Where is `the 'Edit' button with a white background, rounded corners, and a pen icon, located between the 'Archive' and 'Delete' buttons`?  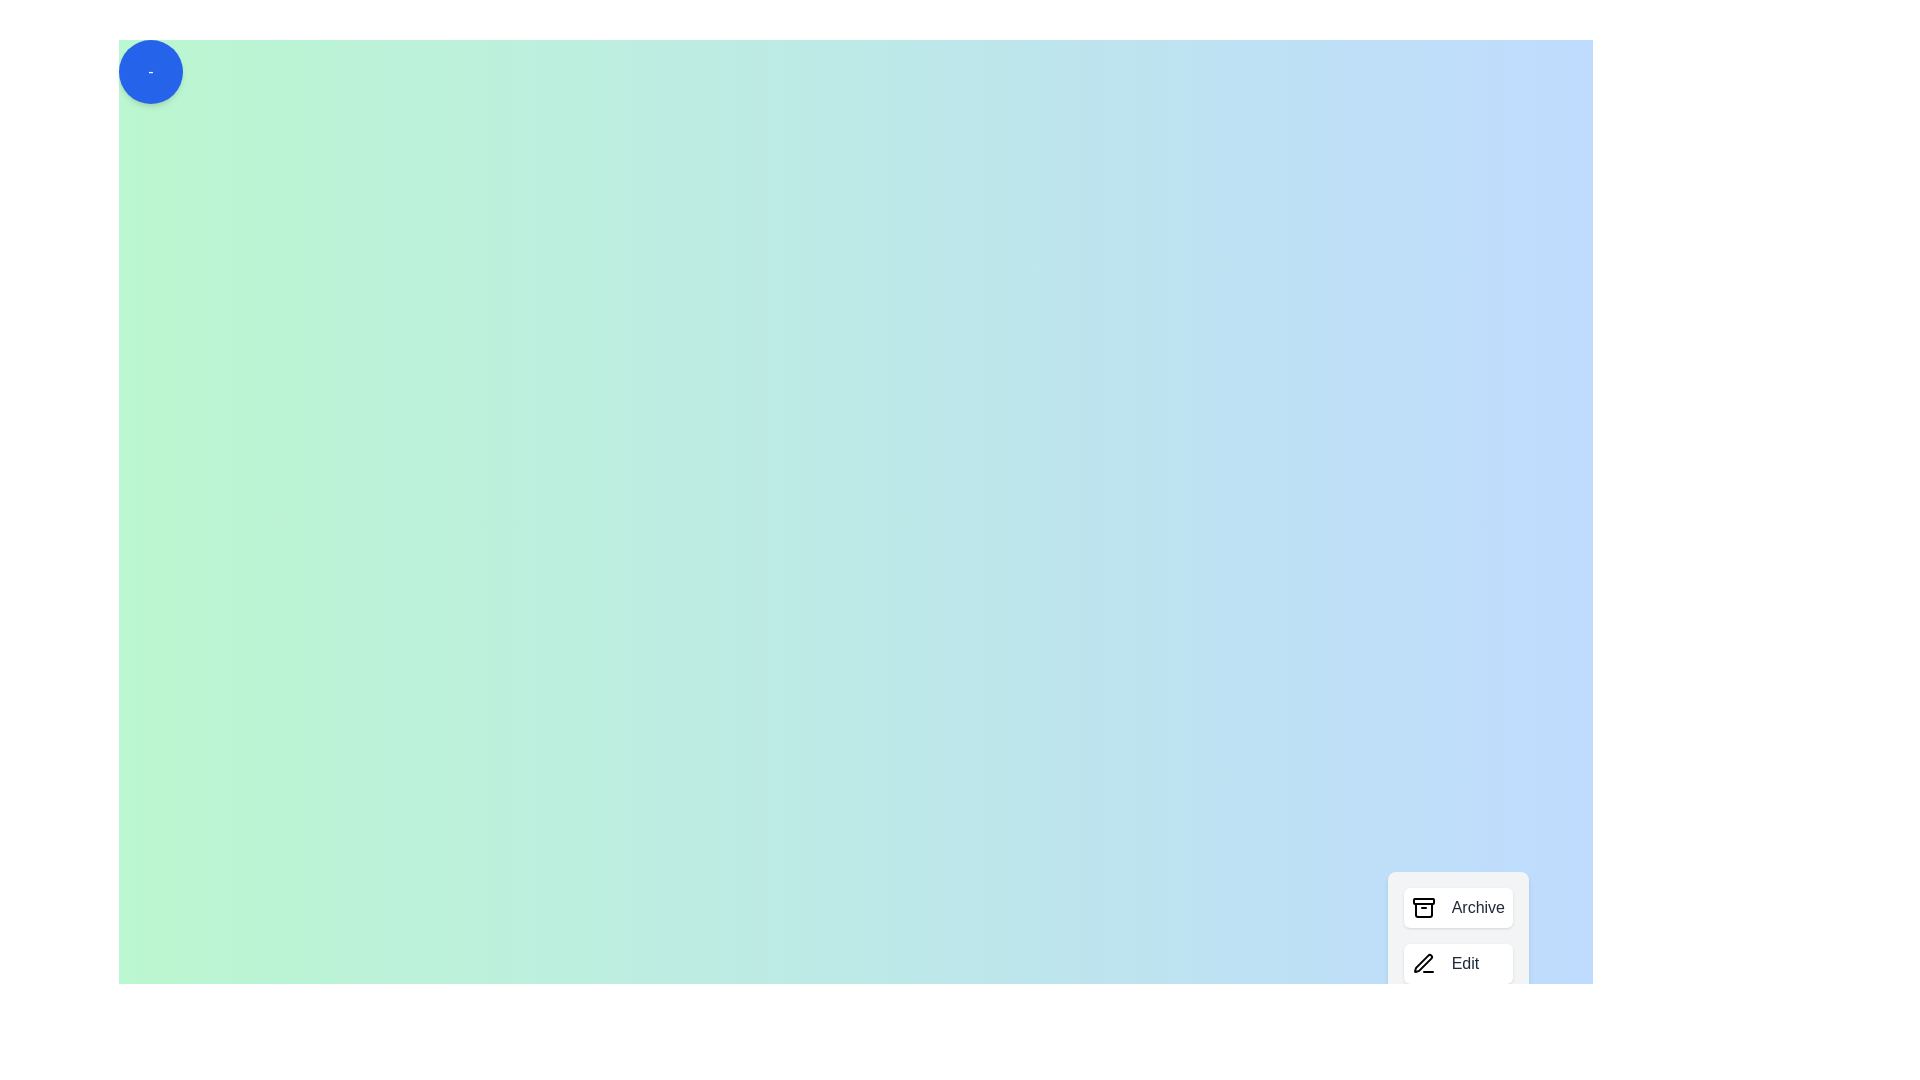
the 'Edit' button with a white background, rounded corners, and a pen icon, located between the 'Archive' and 'Delete' buttons is located at coordinates (1458, 963).